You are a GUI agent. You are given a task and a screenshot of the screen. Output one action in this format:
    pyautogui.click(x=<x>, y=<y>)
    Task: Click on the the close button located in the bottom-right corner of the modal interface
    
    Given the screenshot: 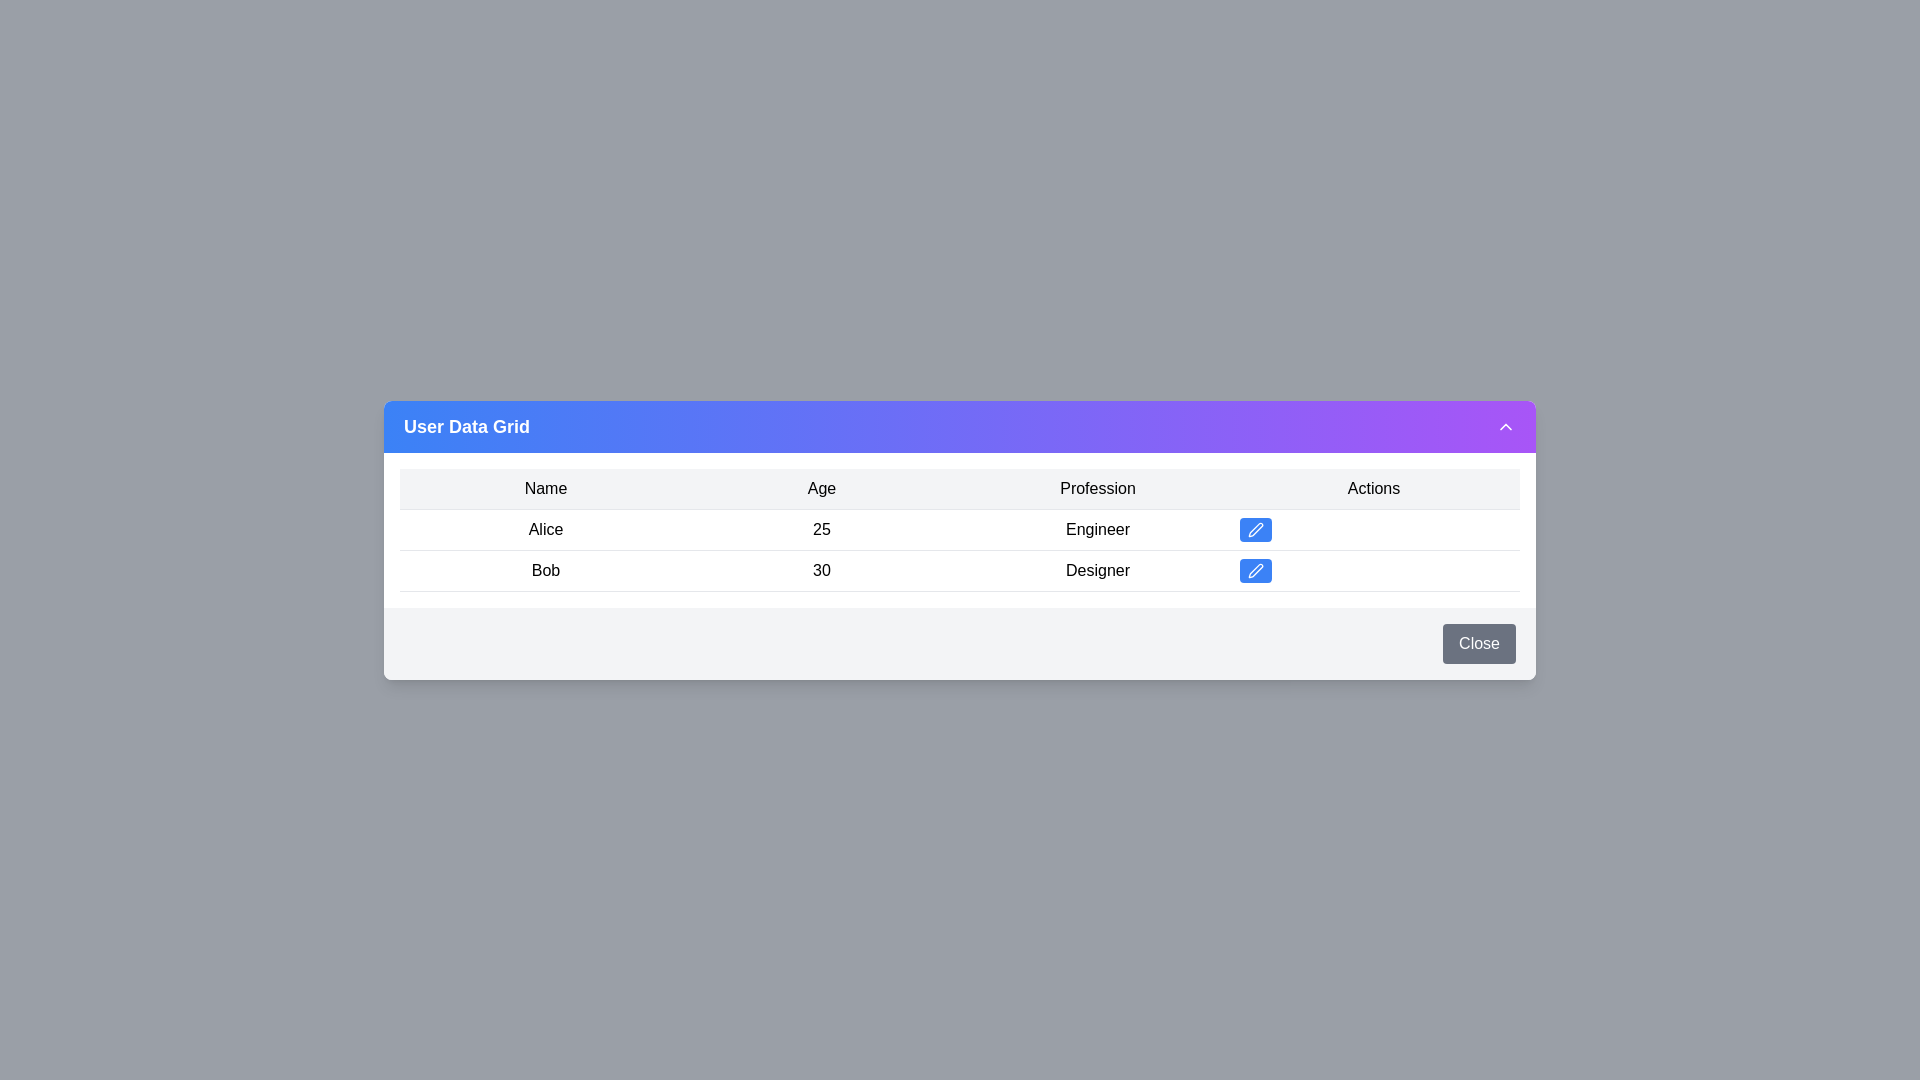 What is the action you would take?
    pyautogui.click(x=1479, y=643)
    